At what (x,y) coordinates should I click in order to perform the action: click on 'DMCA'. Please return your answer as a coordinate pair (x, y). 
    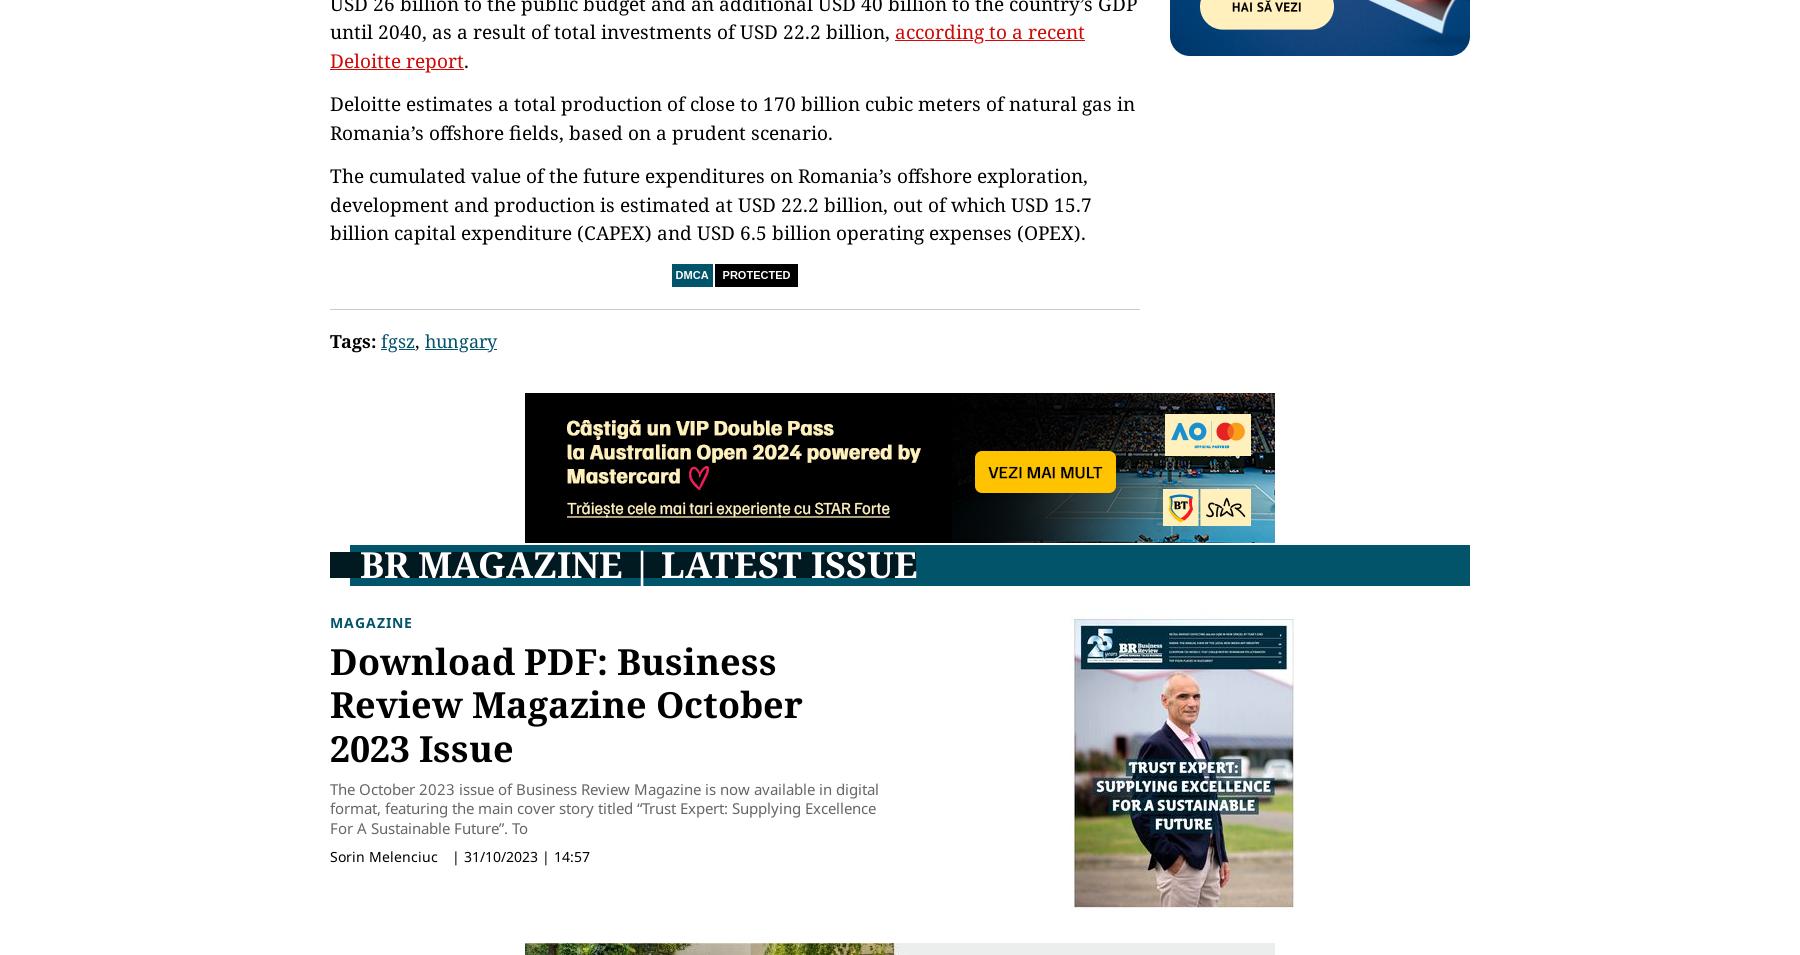
    Looking at the image, I should click on (690, 275).